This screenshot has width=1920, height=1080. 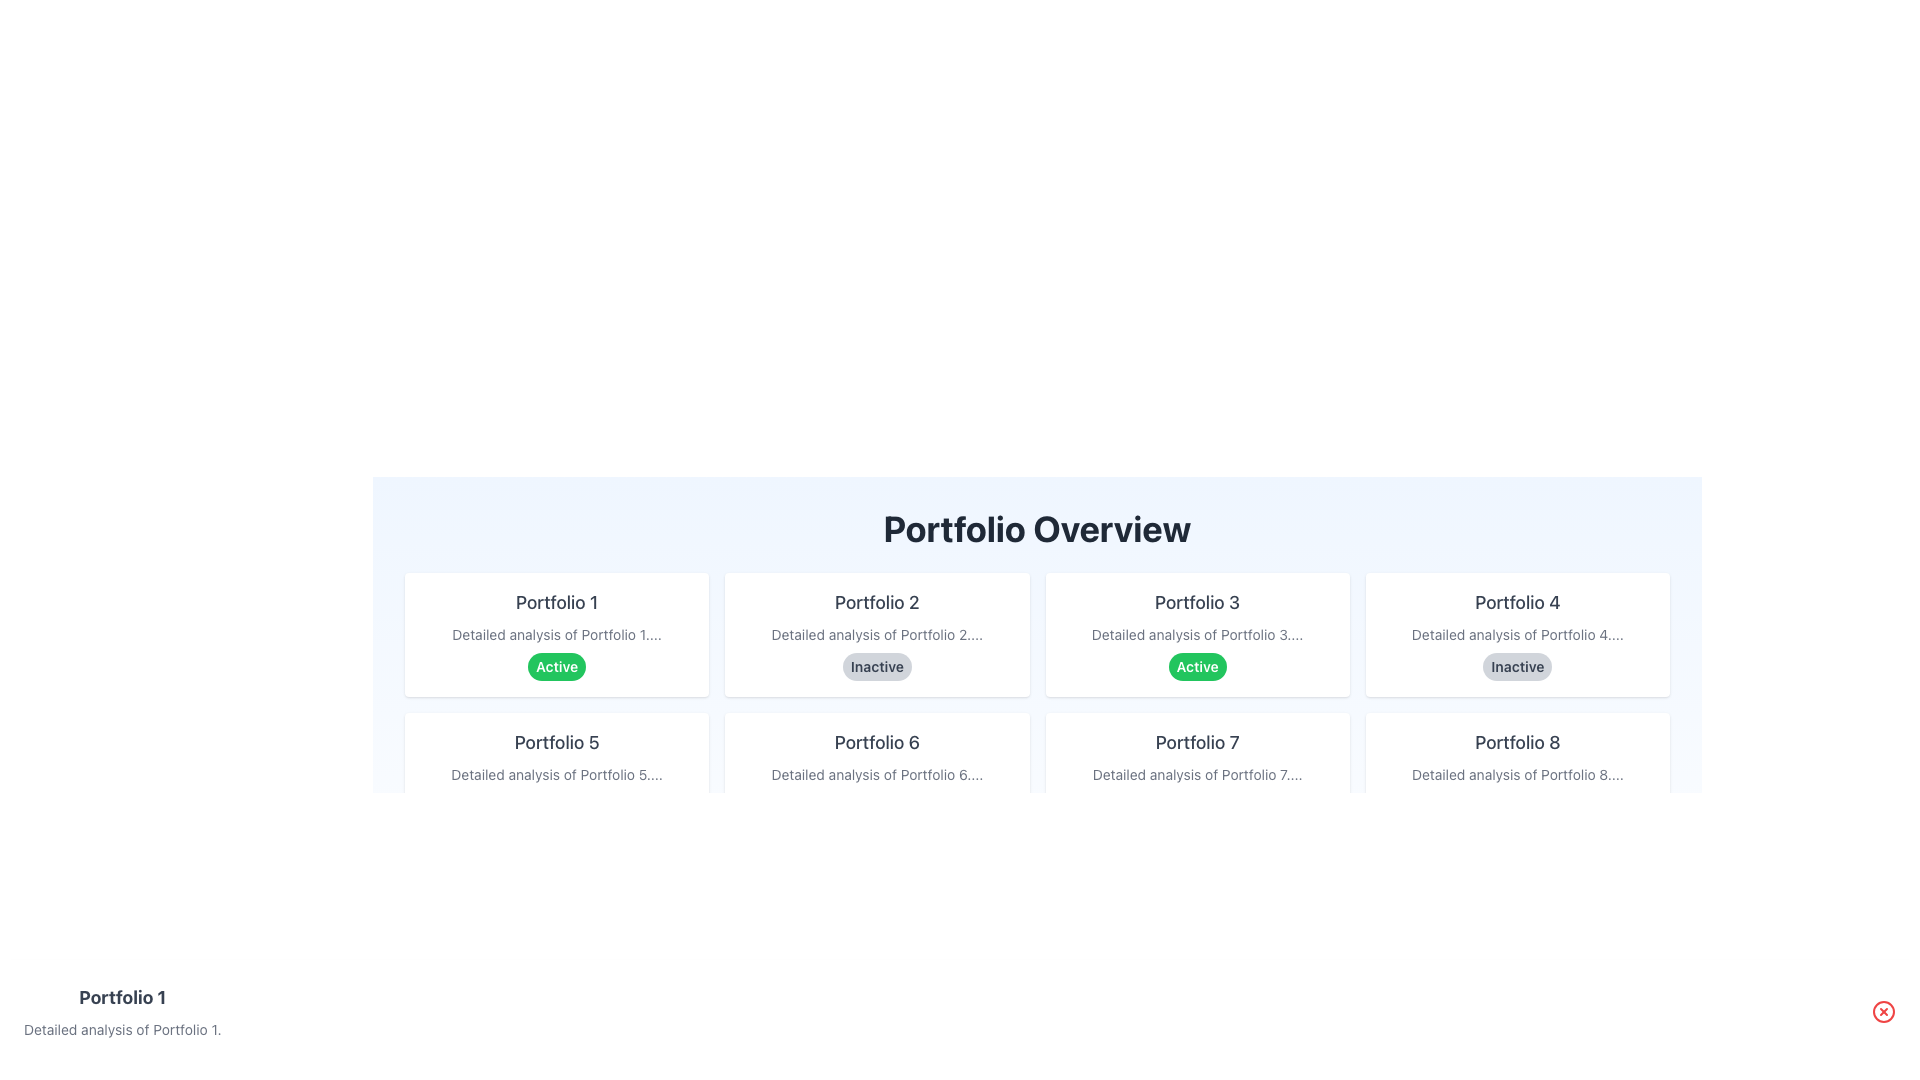 I want to click on the Text Label displaying a brief description for 'Portfolio 2', located under 'Portfolio Overview' in the second column, positioned between the title 'Portfolio 2' and the status badge 'Inactive', so click(x=877, y=635).